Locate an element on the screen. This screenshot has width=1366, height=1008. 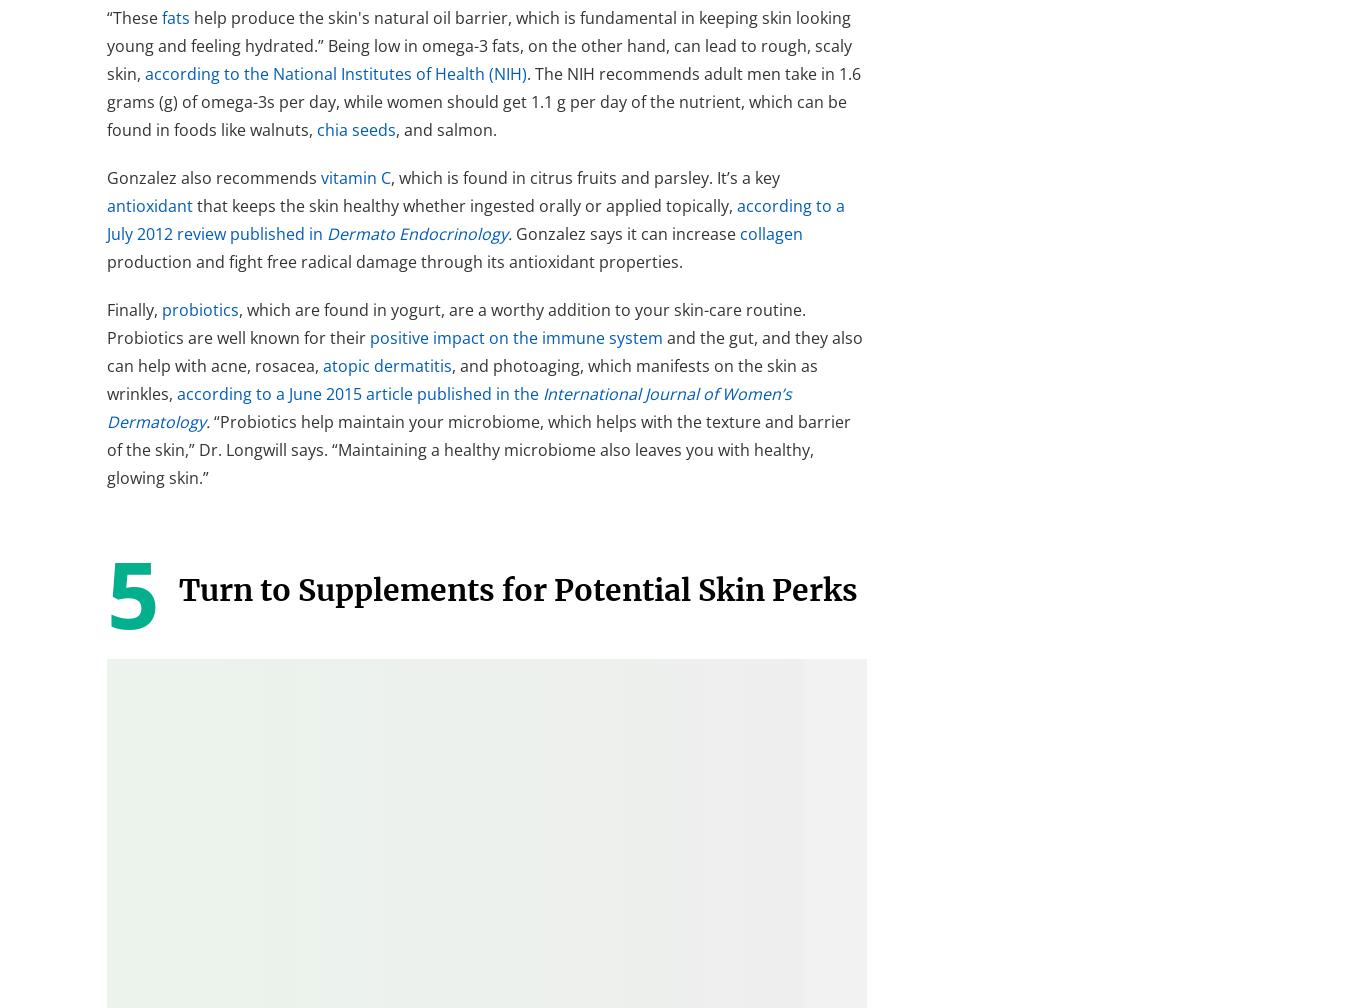
', and salmon.' is located at coordinates (445, 129).